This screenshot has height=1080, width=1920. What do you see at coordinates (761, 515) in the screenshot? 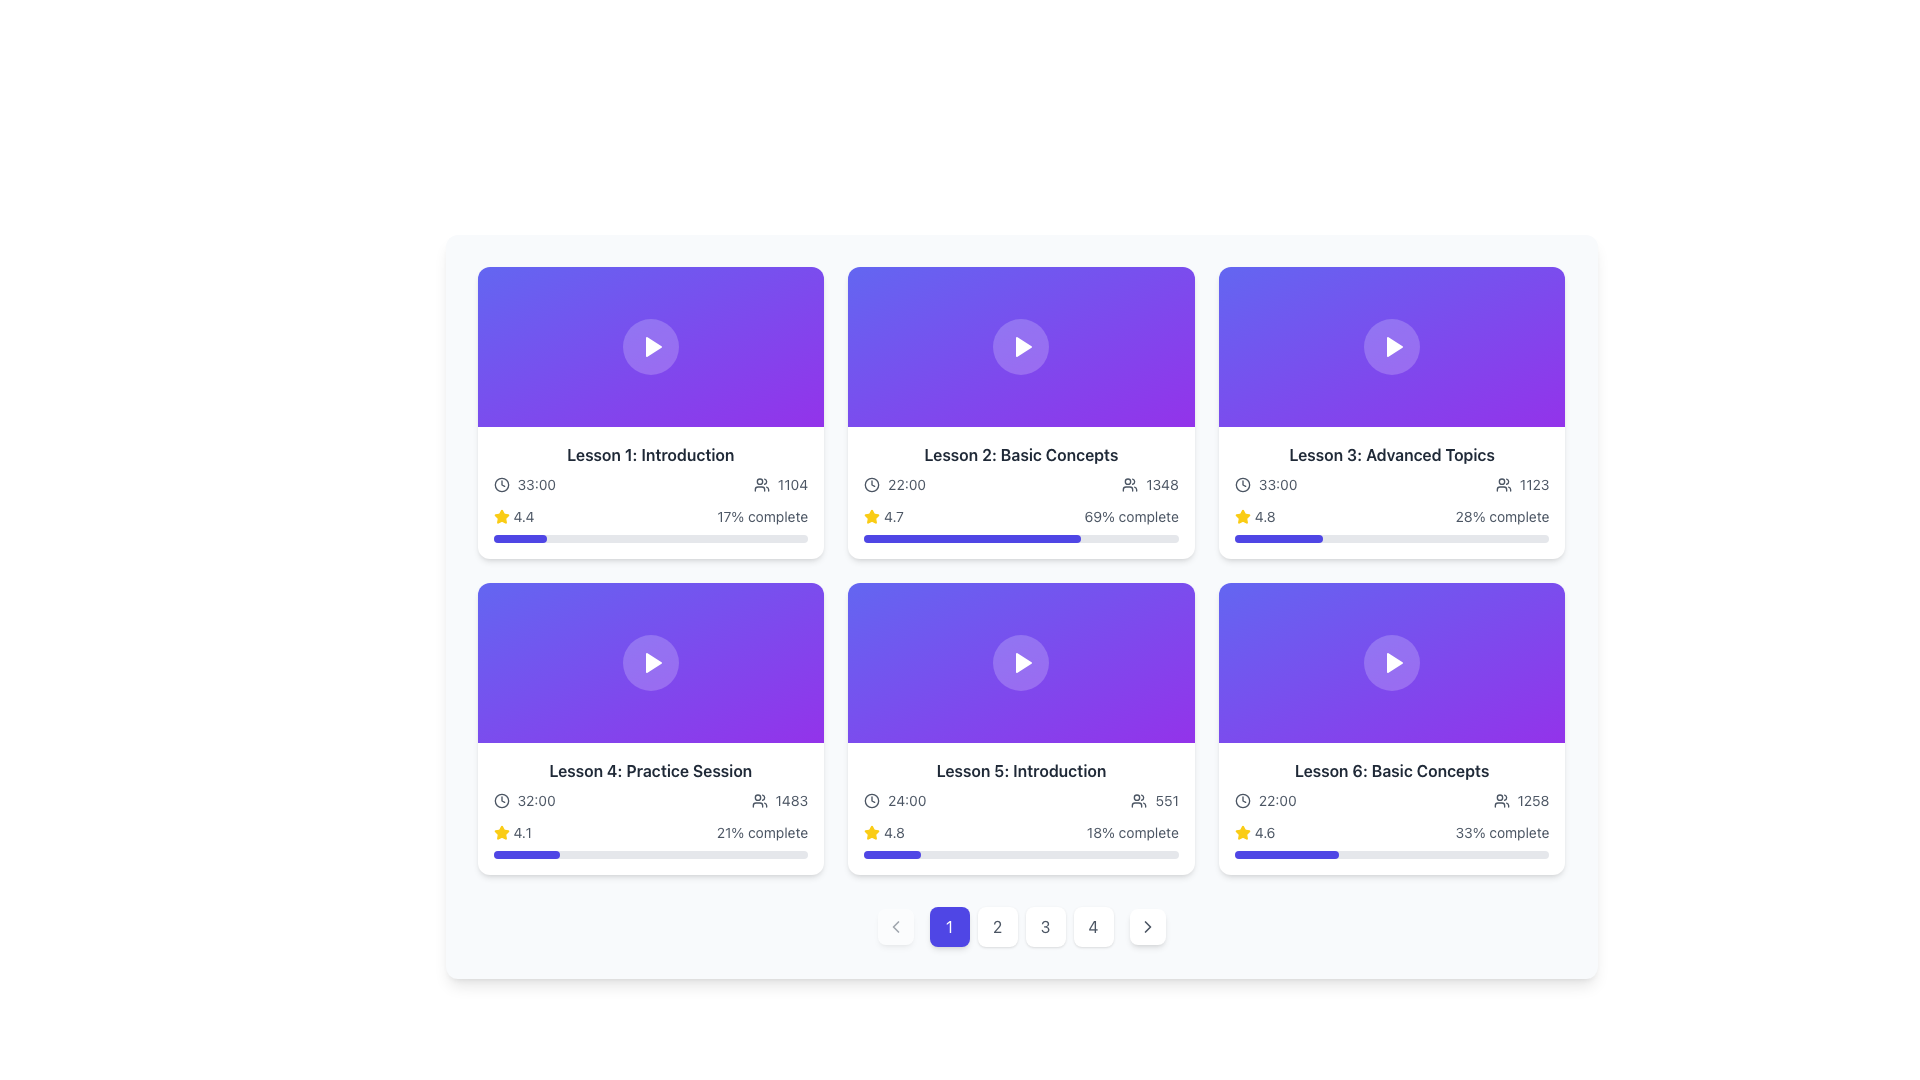
I see `the Text label that presents progress data for Lesson 1: Introduction, located in the bottom-right section of the card, adjacent to a progress bar and under a yellow star icon with a numerical rating` at bounding box center [761, 515].